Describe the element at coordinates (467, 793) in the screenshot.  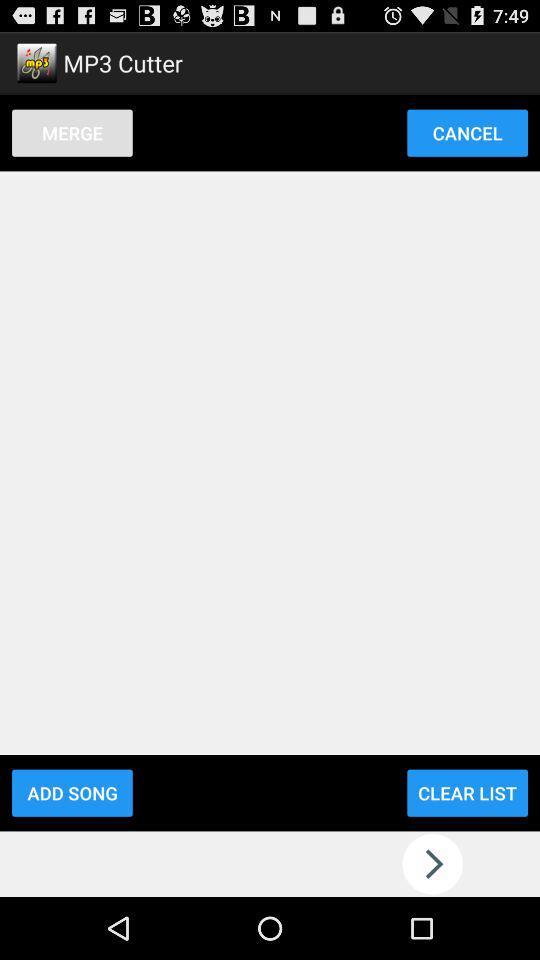
I see `clear list icon` at that location.